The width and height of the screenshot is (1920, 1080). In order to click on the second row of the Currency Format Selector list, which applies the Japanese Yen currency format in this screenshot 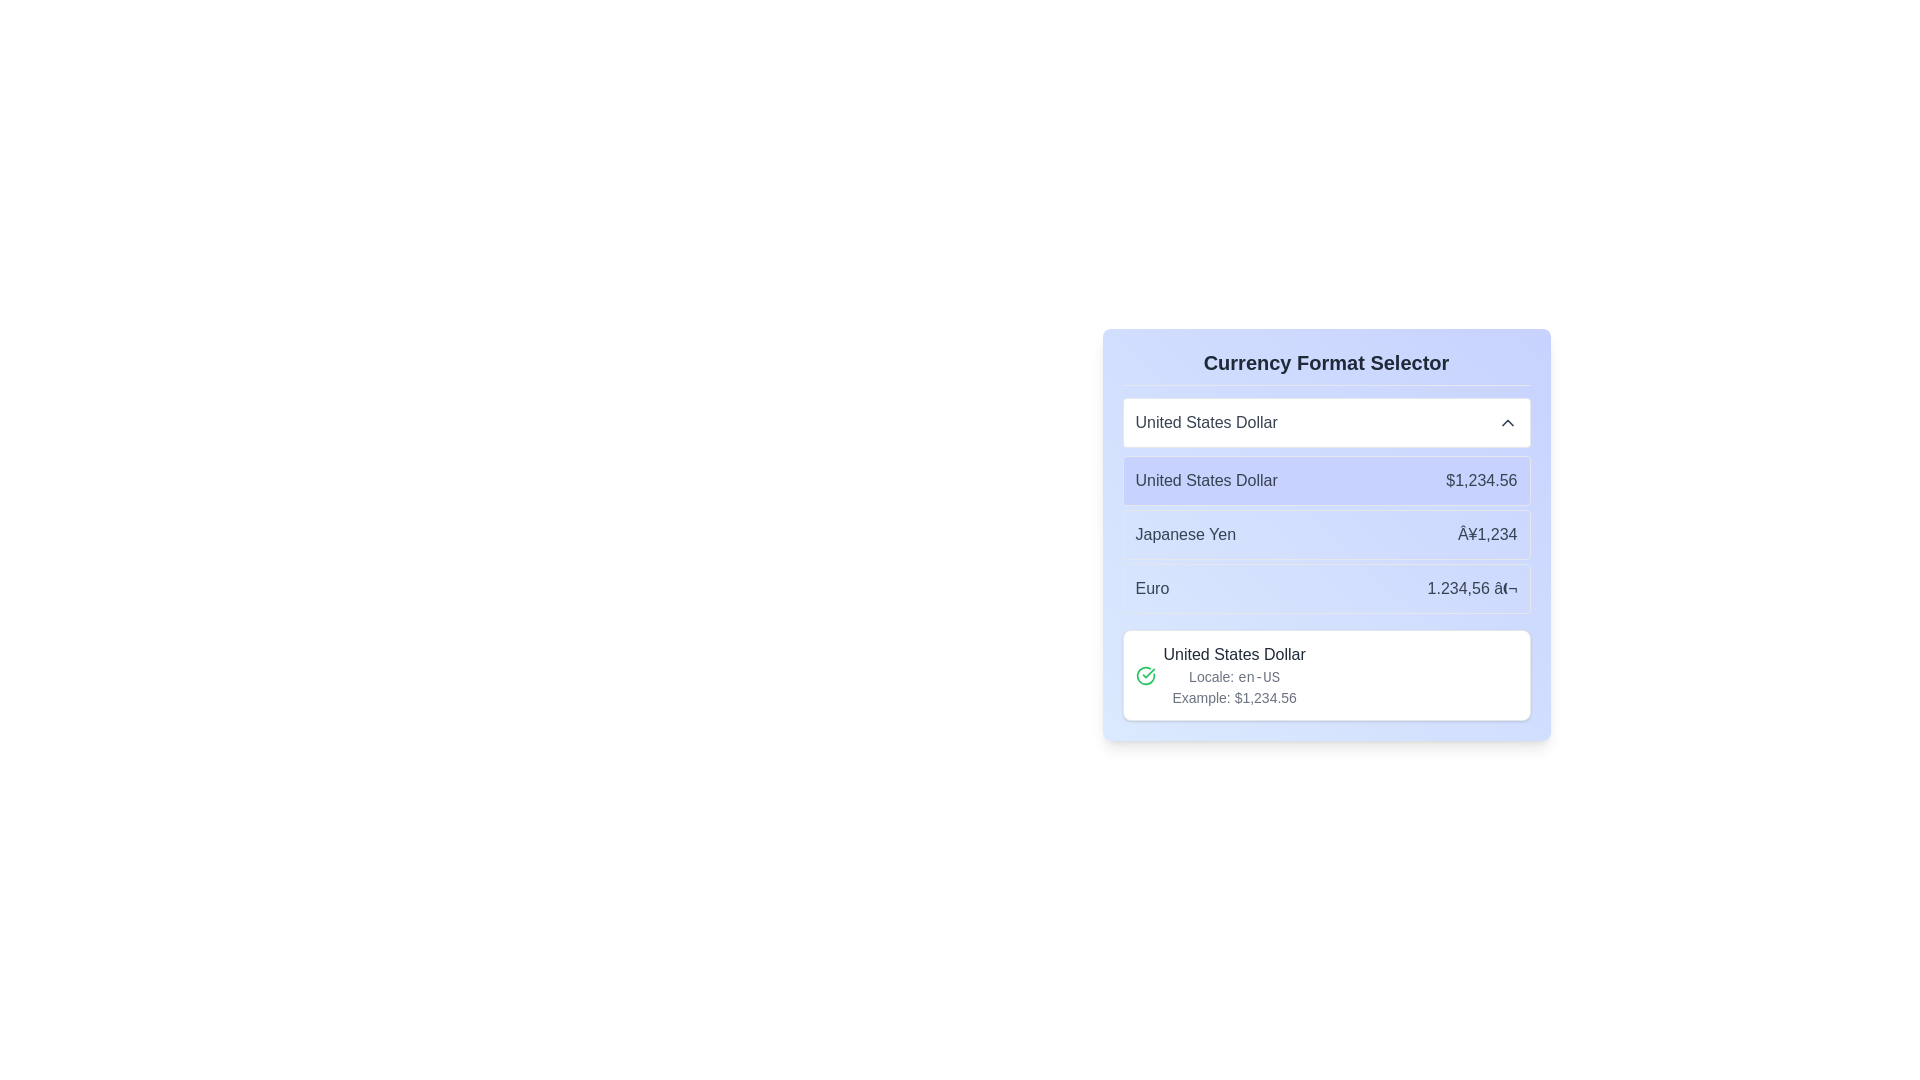, I will do `click(1326, 534)`.